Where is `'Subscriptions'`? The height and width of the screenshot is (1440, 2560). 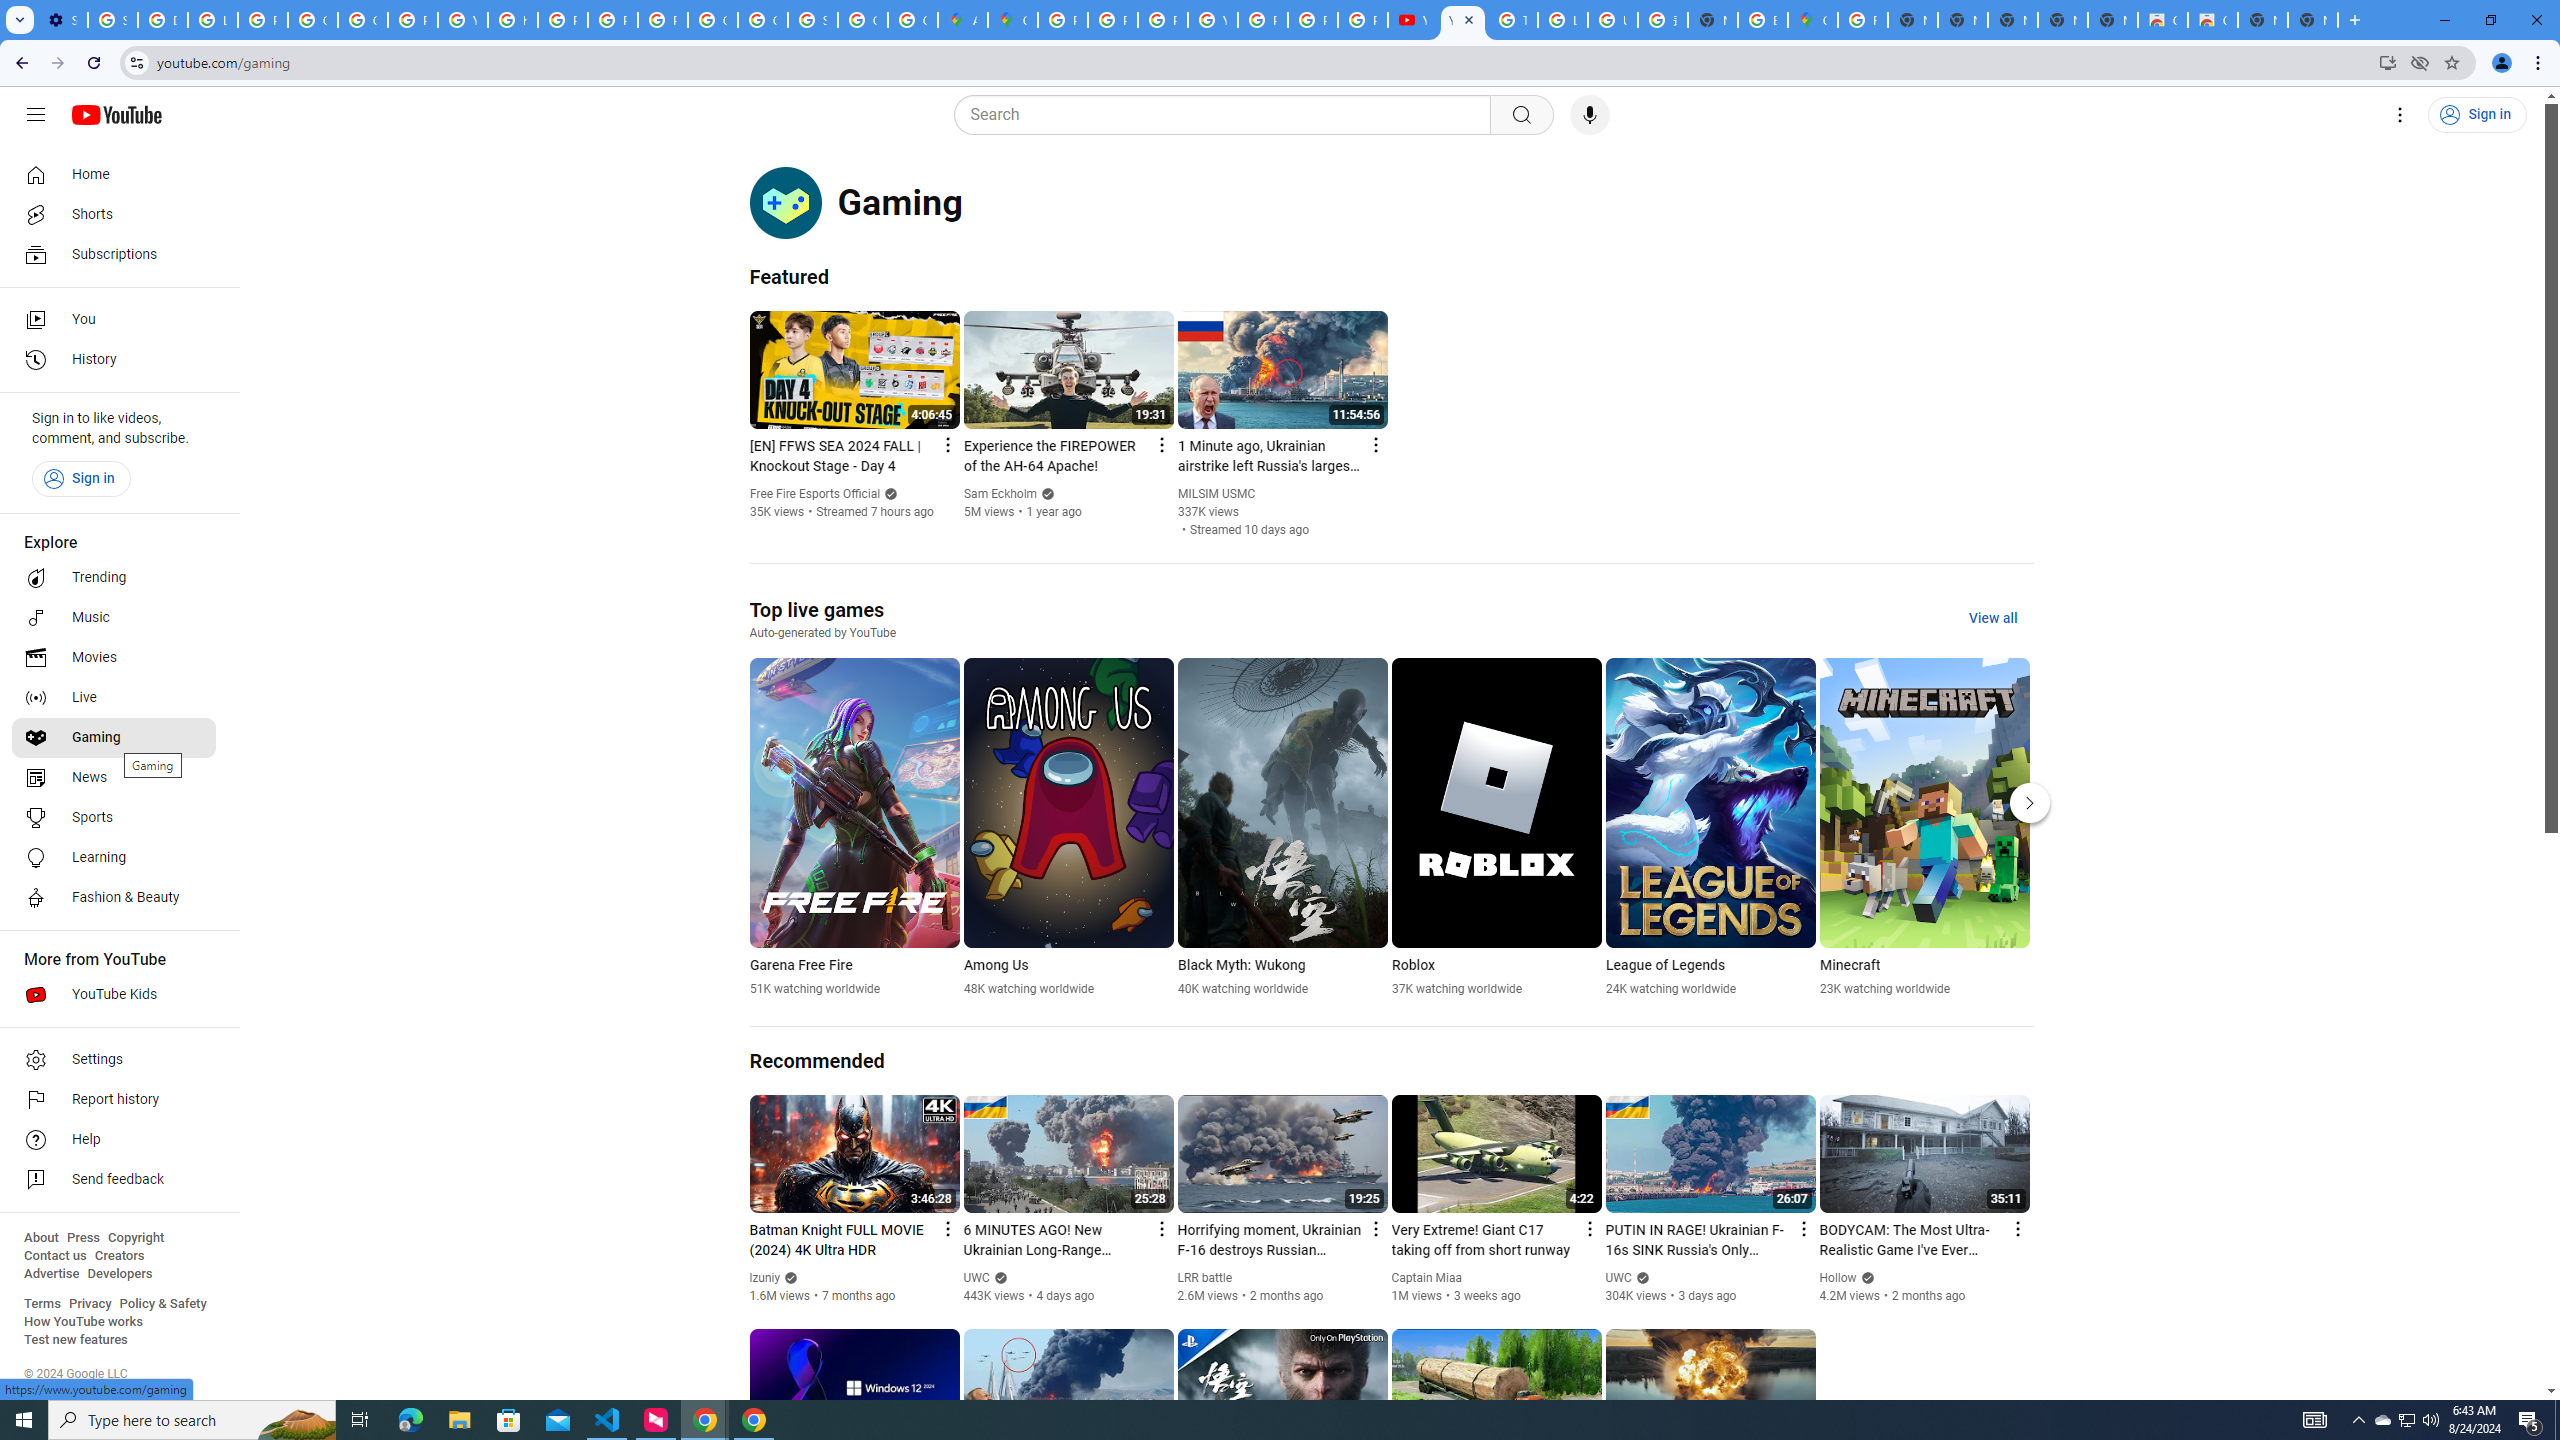 'Subscriptions' is located at coordinates (113, 253).